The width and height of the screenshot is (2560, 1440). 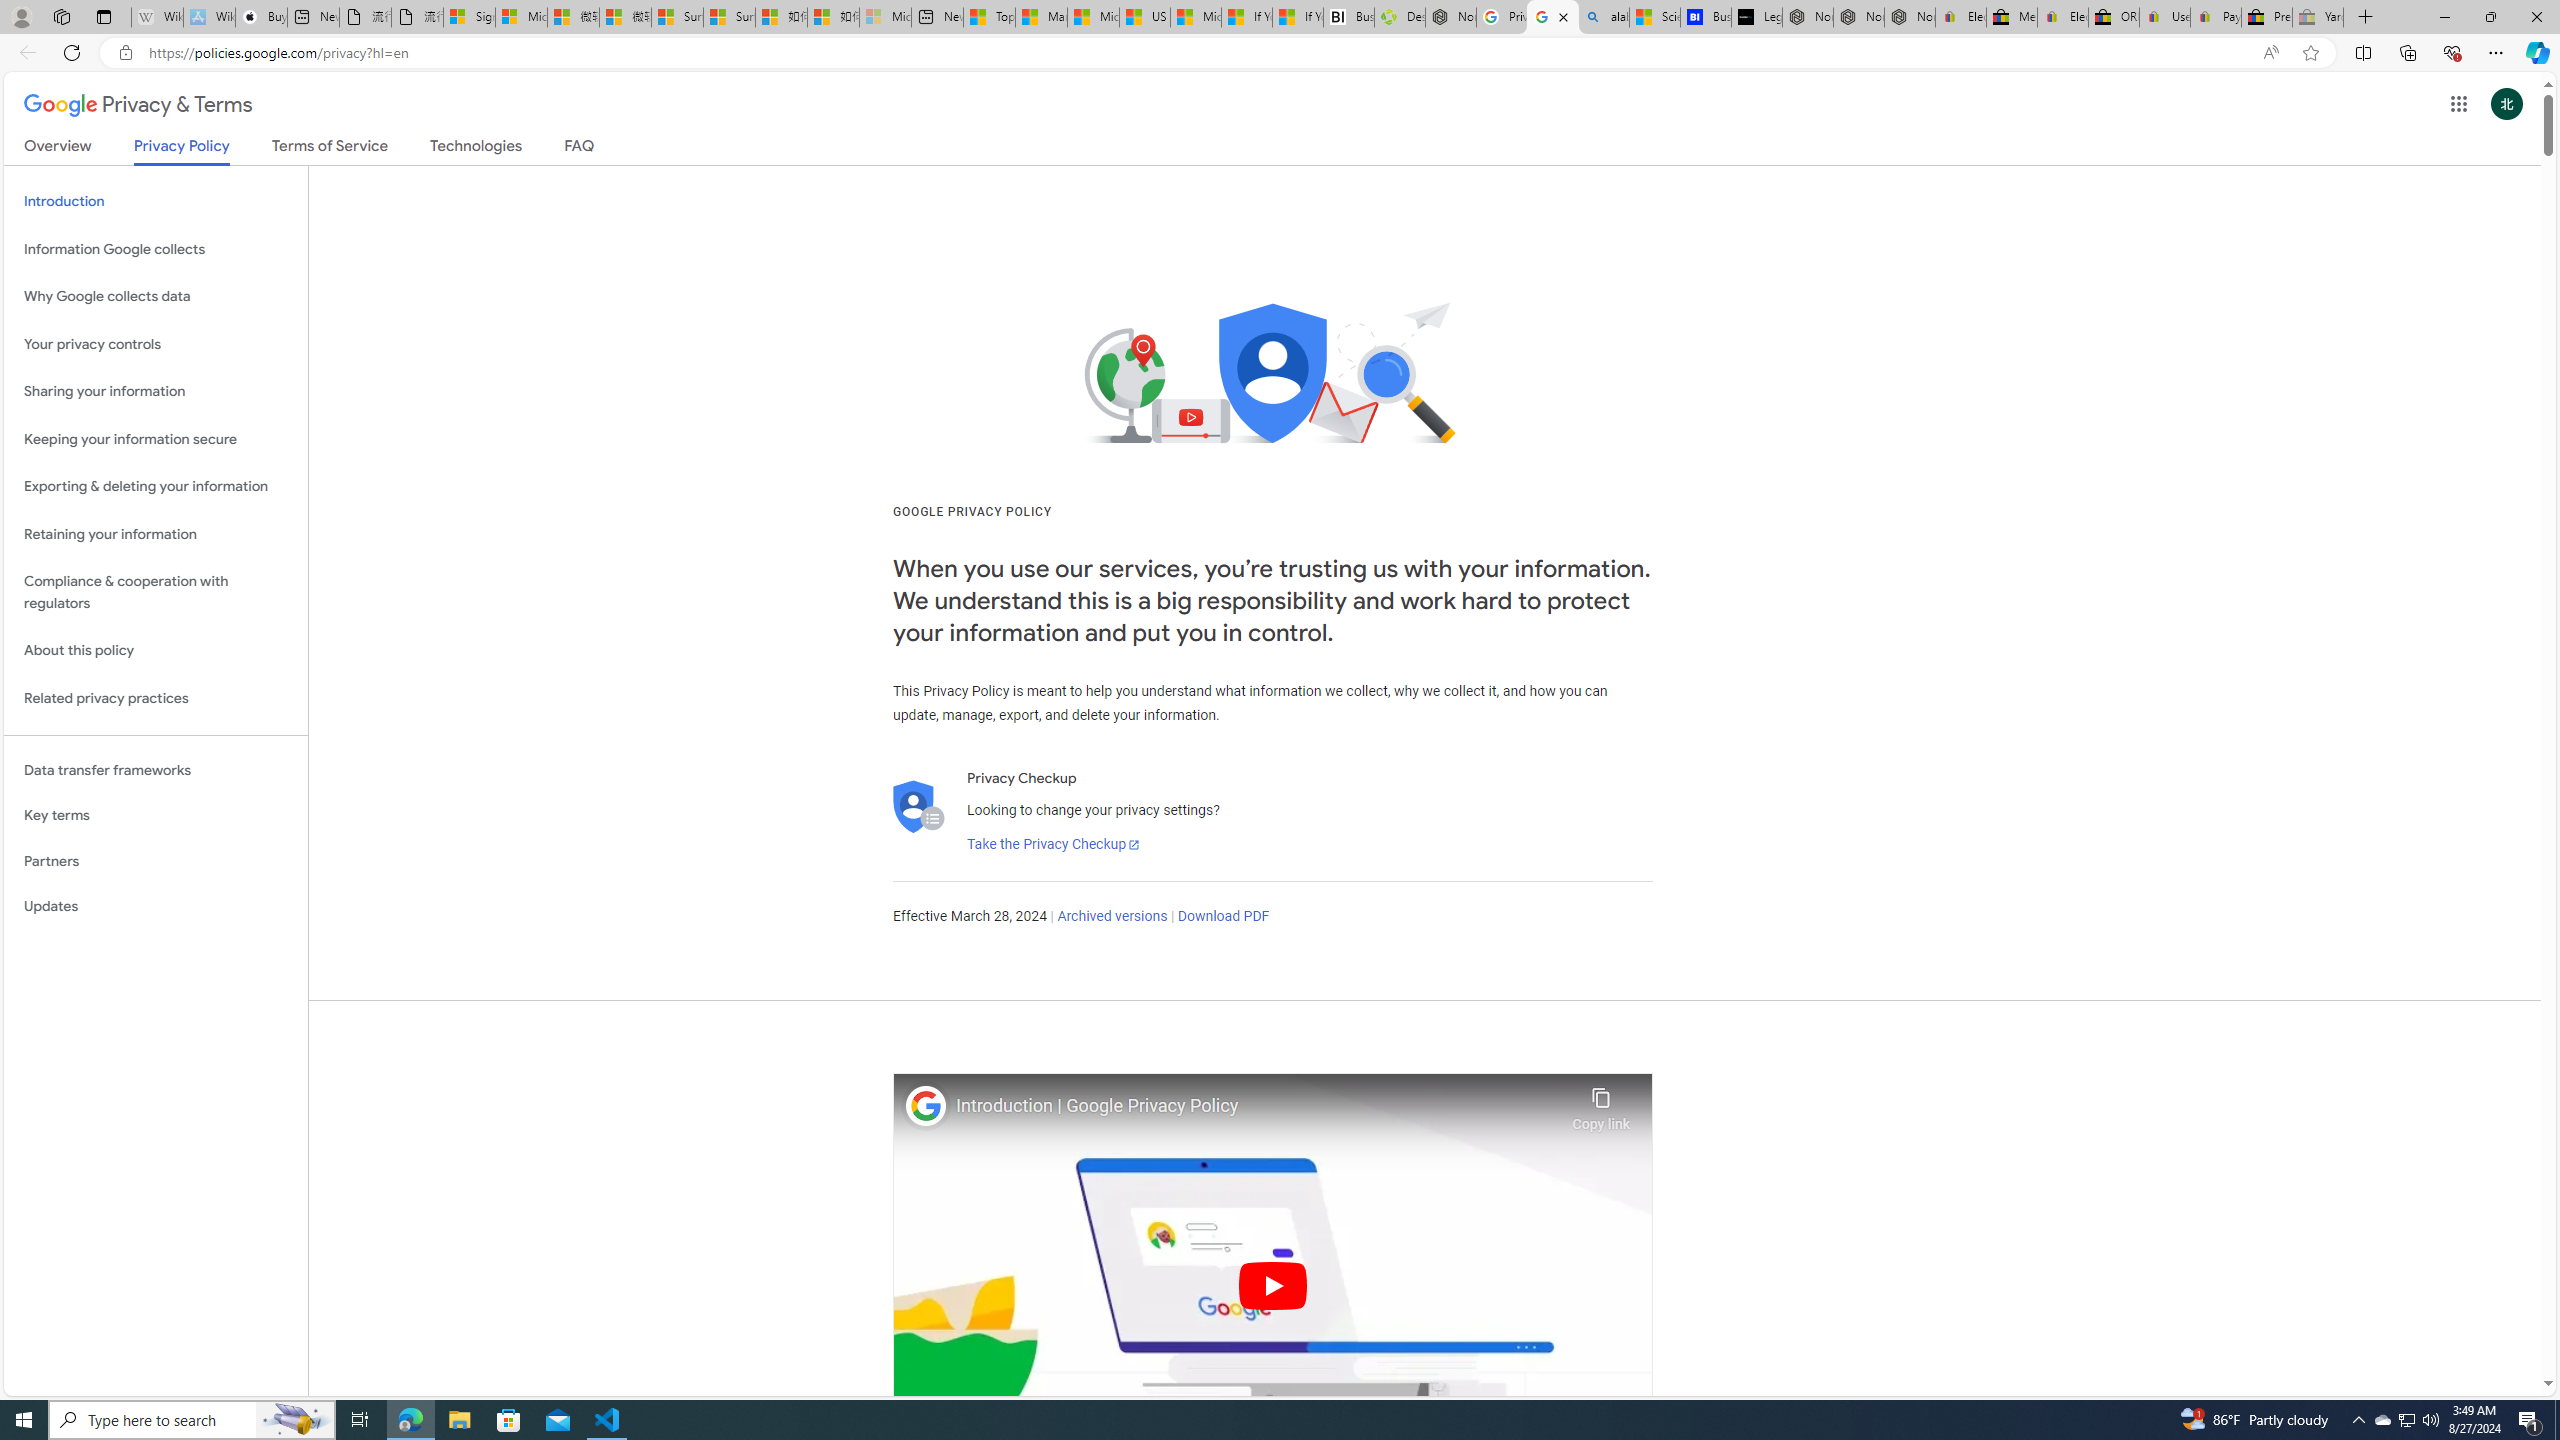 I want to click on 'Retaining your information', so click(x=155, y=533).